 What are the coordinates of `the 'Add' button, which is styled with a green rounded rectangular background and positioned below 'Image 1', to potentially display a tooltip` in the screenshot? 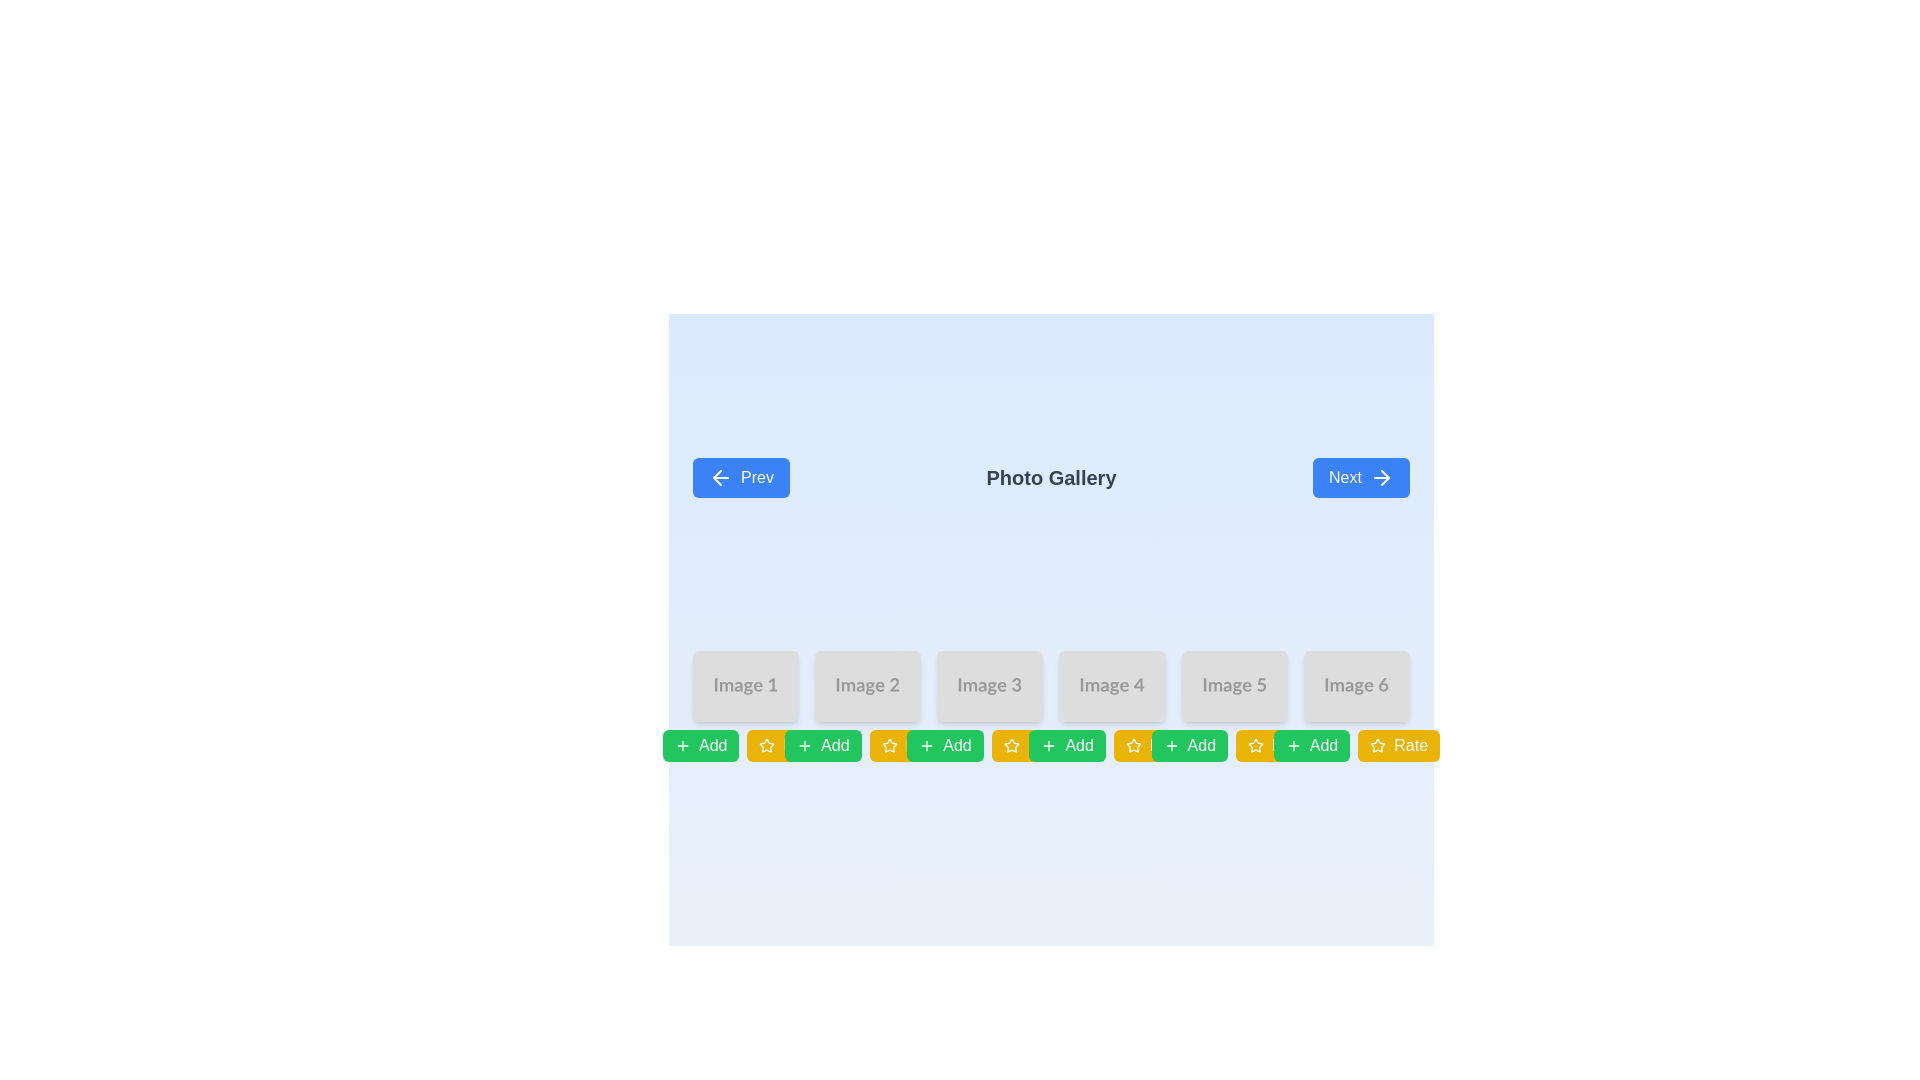 It's located at (713, 745).